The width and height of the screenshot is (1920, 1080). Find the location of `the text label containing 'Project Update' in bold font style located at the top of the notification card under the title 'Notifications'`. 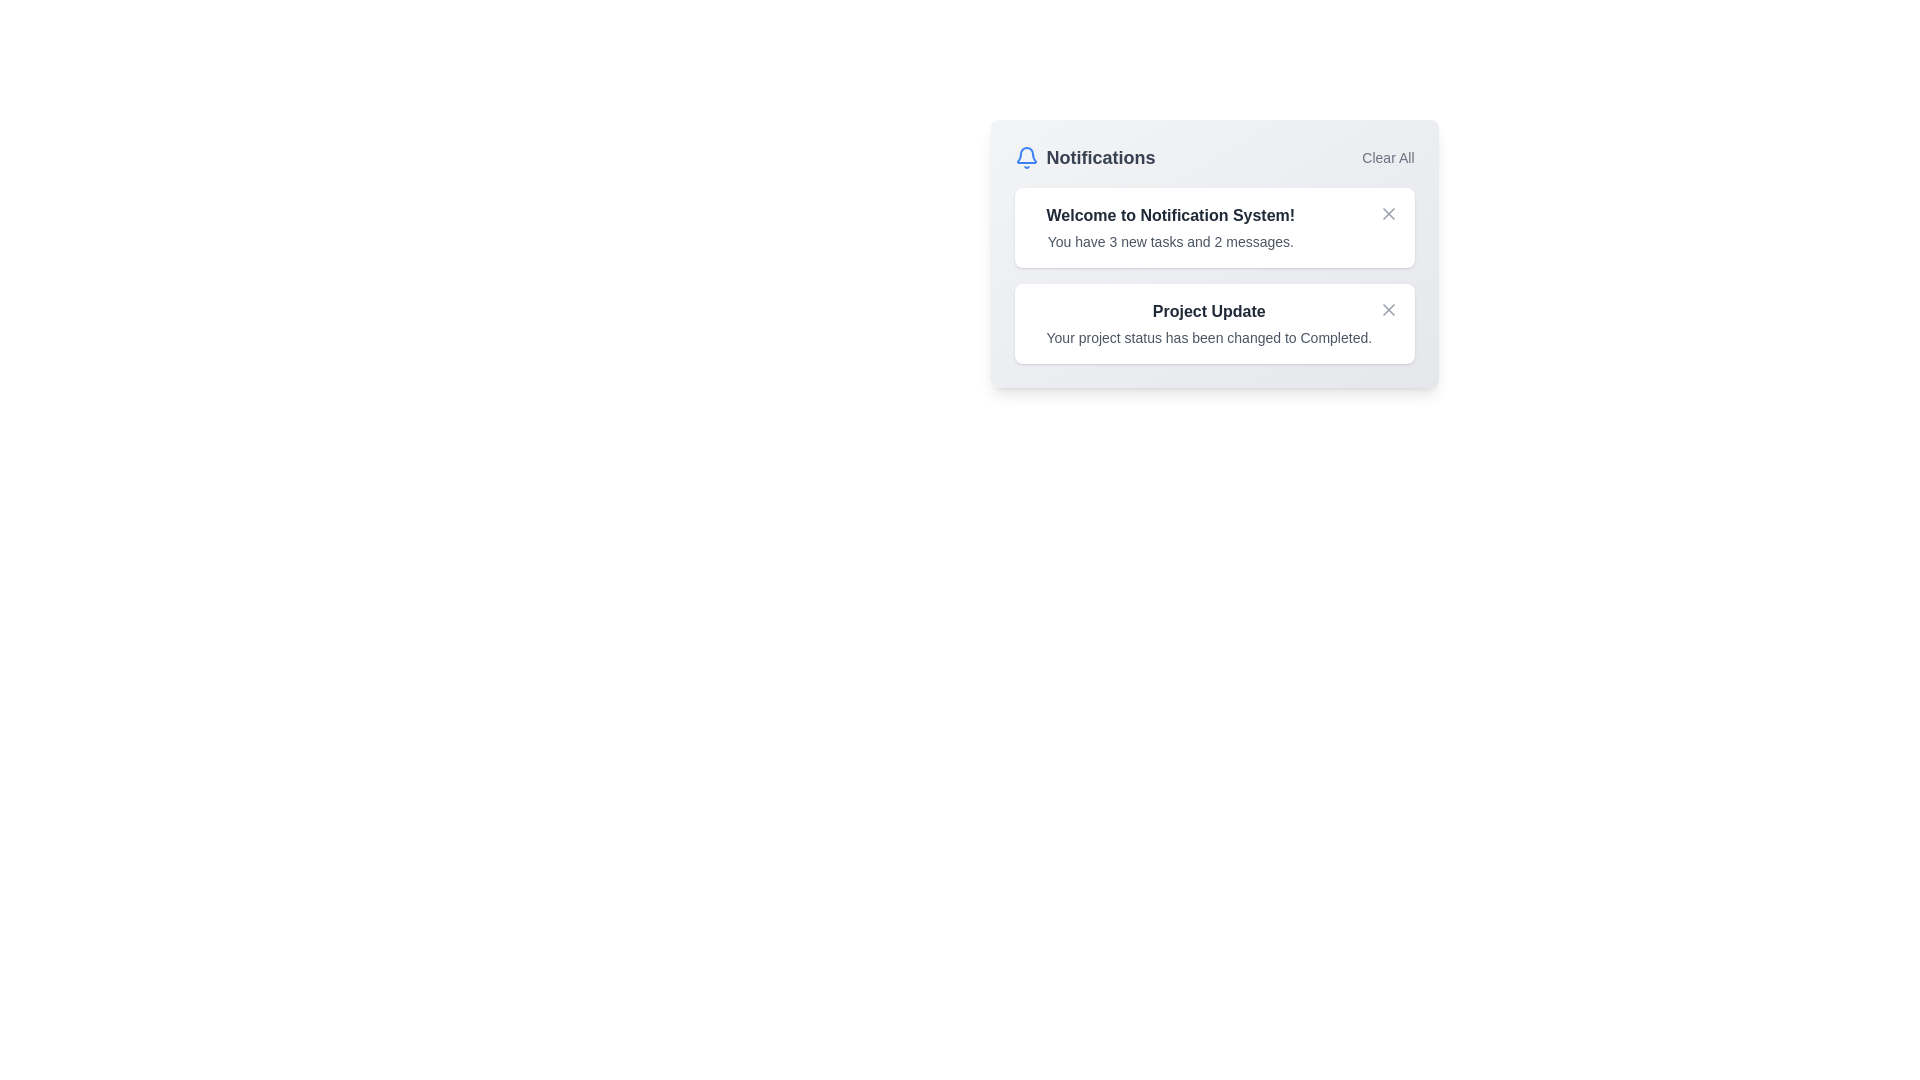

the text label containing 'Project Update' in bold font style located at the top of the notification card under the title 'Notifications' is located at coordinates (1208, 312).